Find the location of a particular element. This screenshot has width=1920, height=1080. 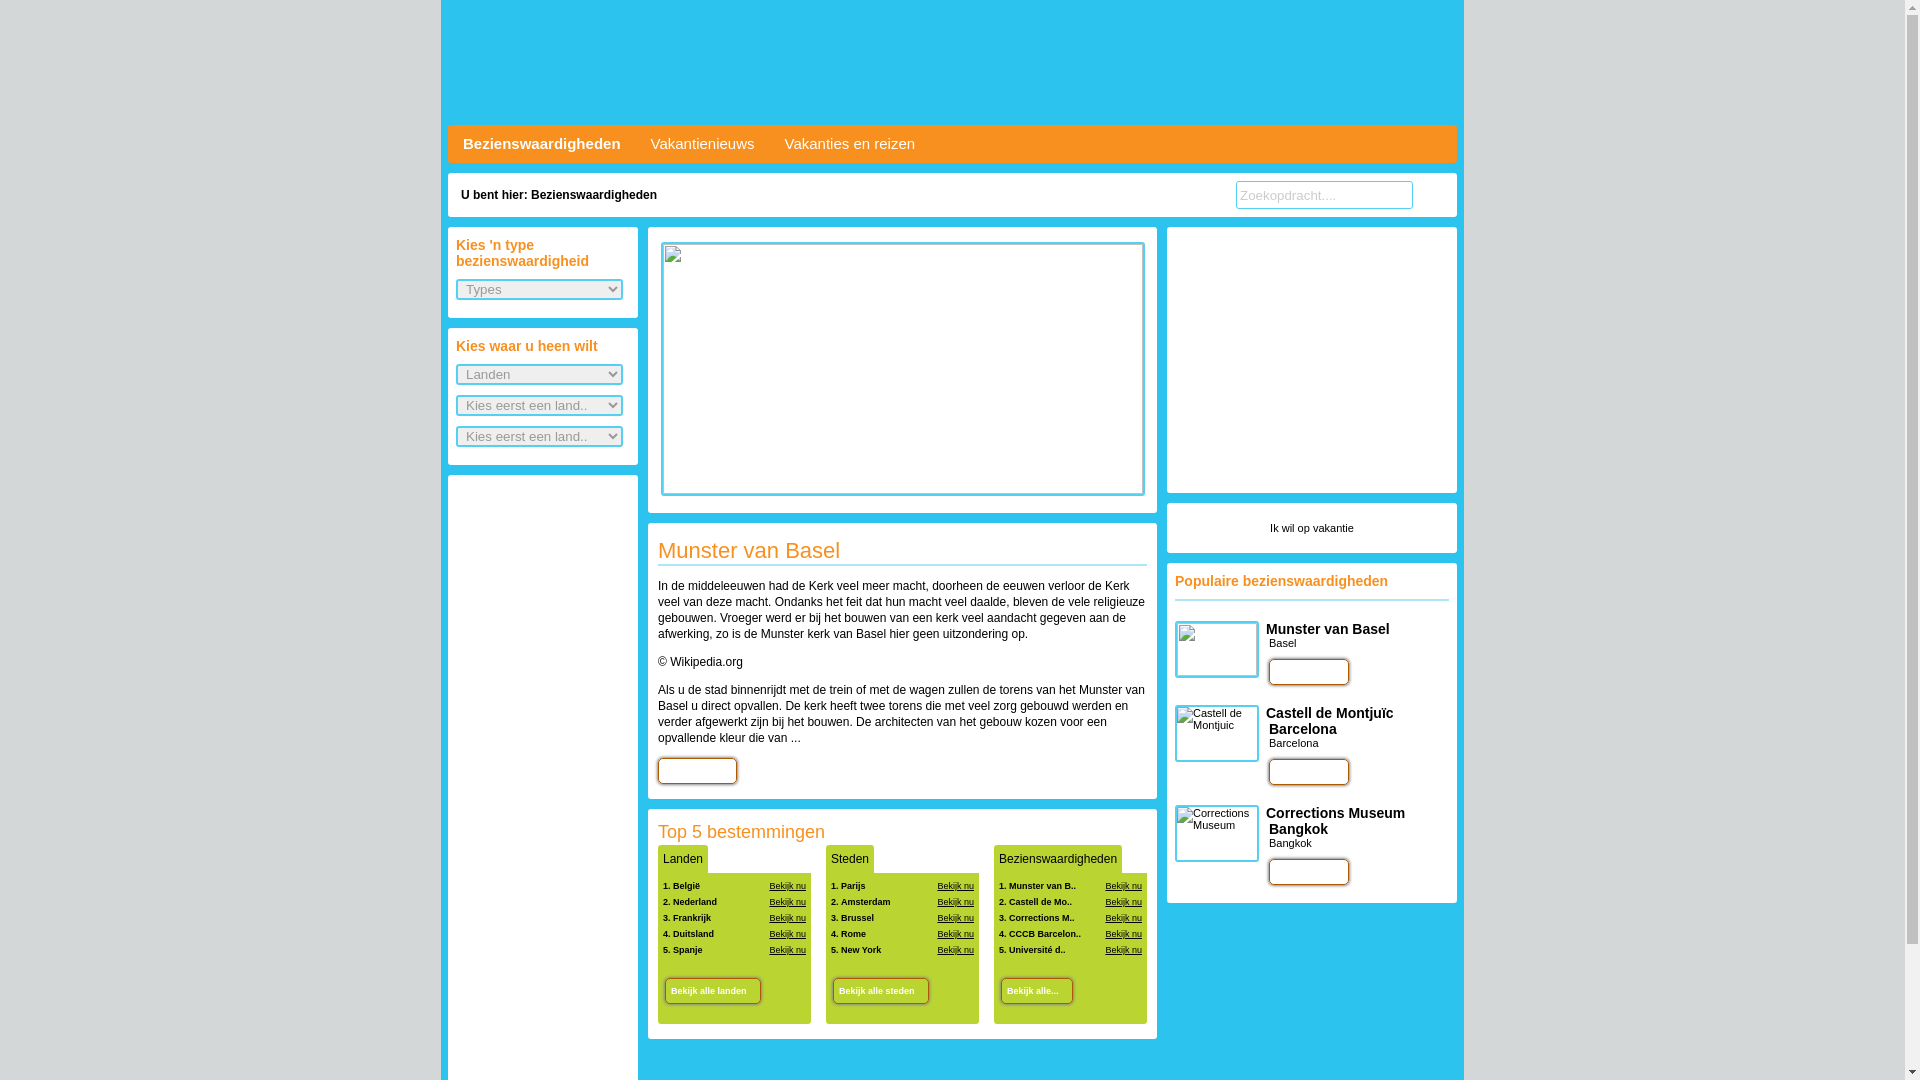

'Barcelona' is located at coordinates (1294, 743).